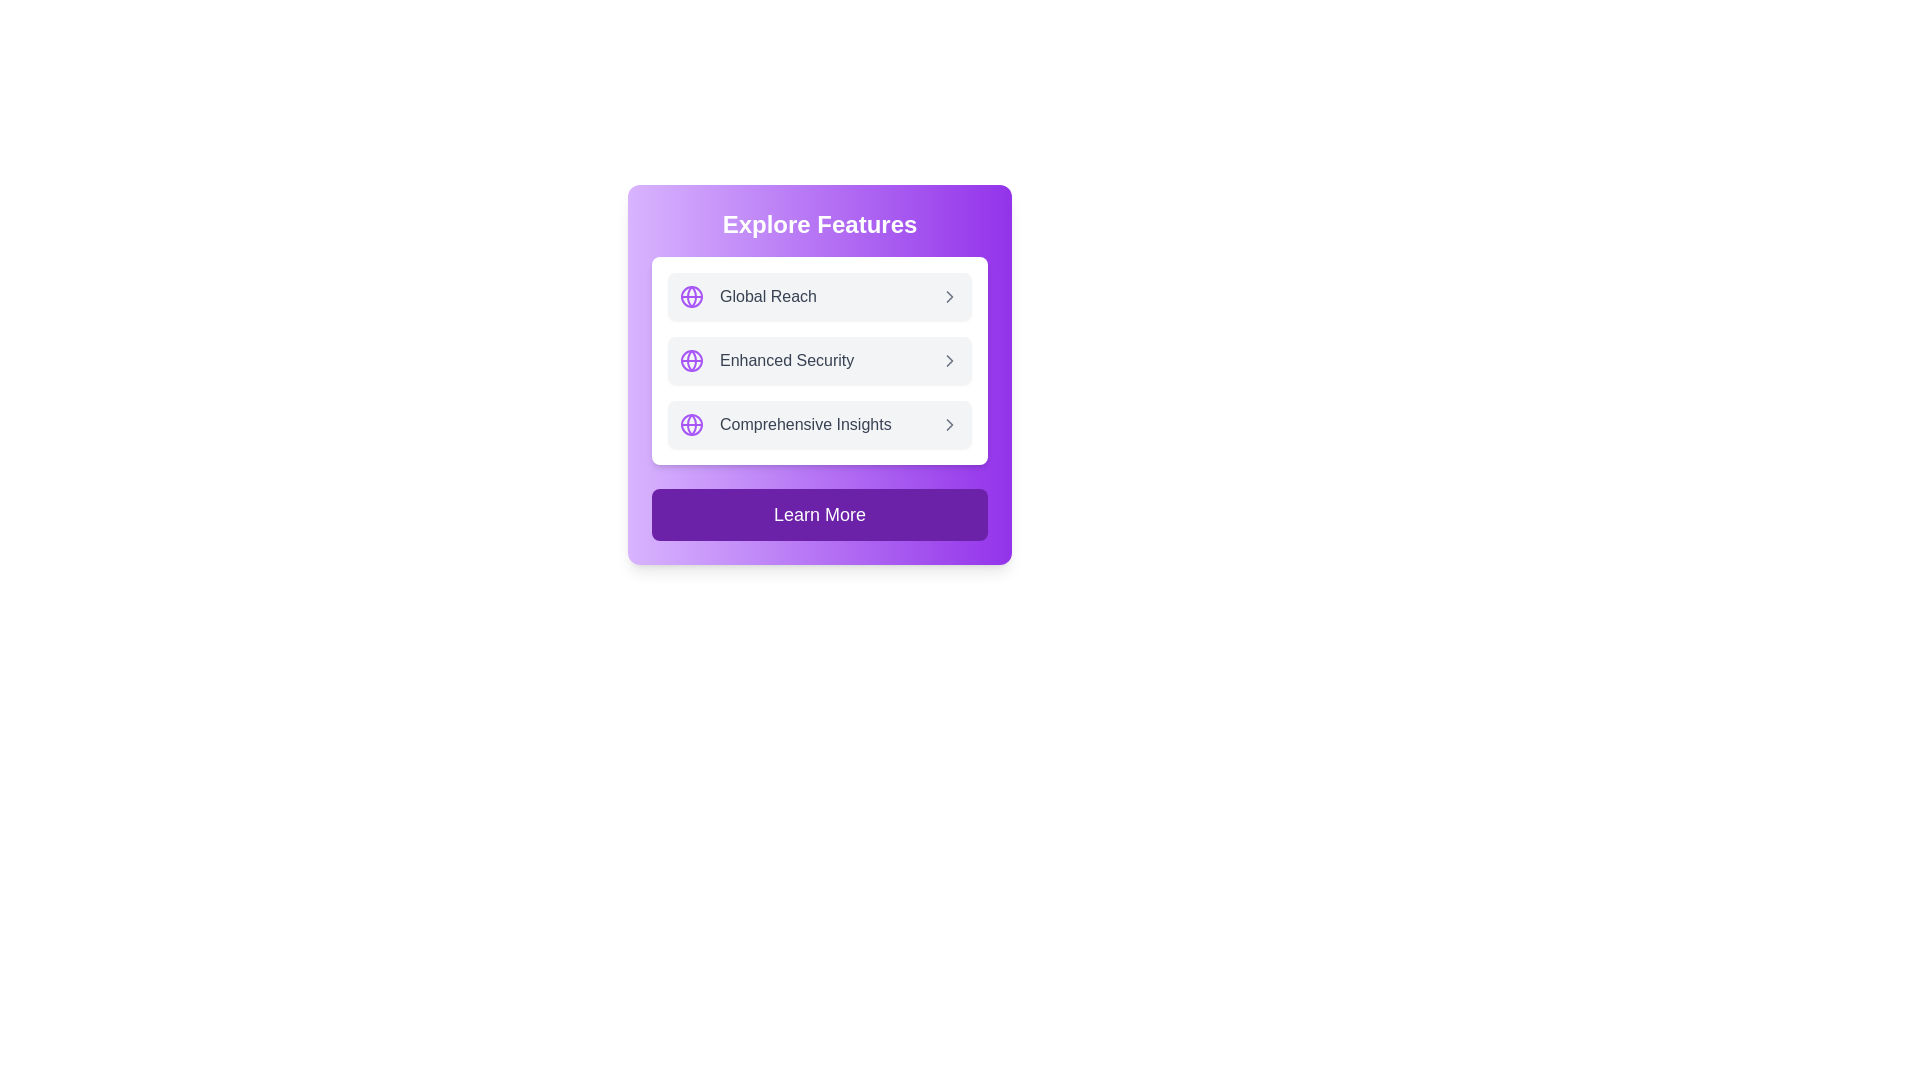 Image resolution: width=1920 pixels, height=1080 pixels. What do you see at coordinates (820, 297) in the screenshot?
I see `first interactive list item under the 'Explore Features' header, which is associated with 'Global Reach', by clicking on it` at bounding box center [820, 297].